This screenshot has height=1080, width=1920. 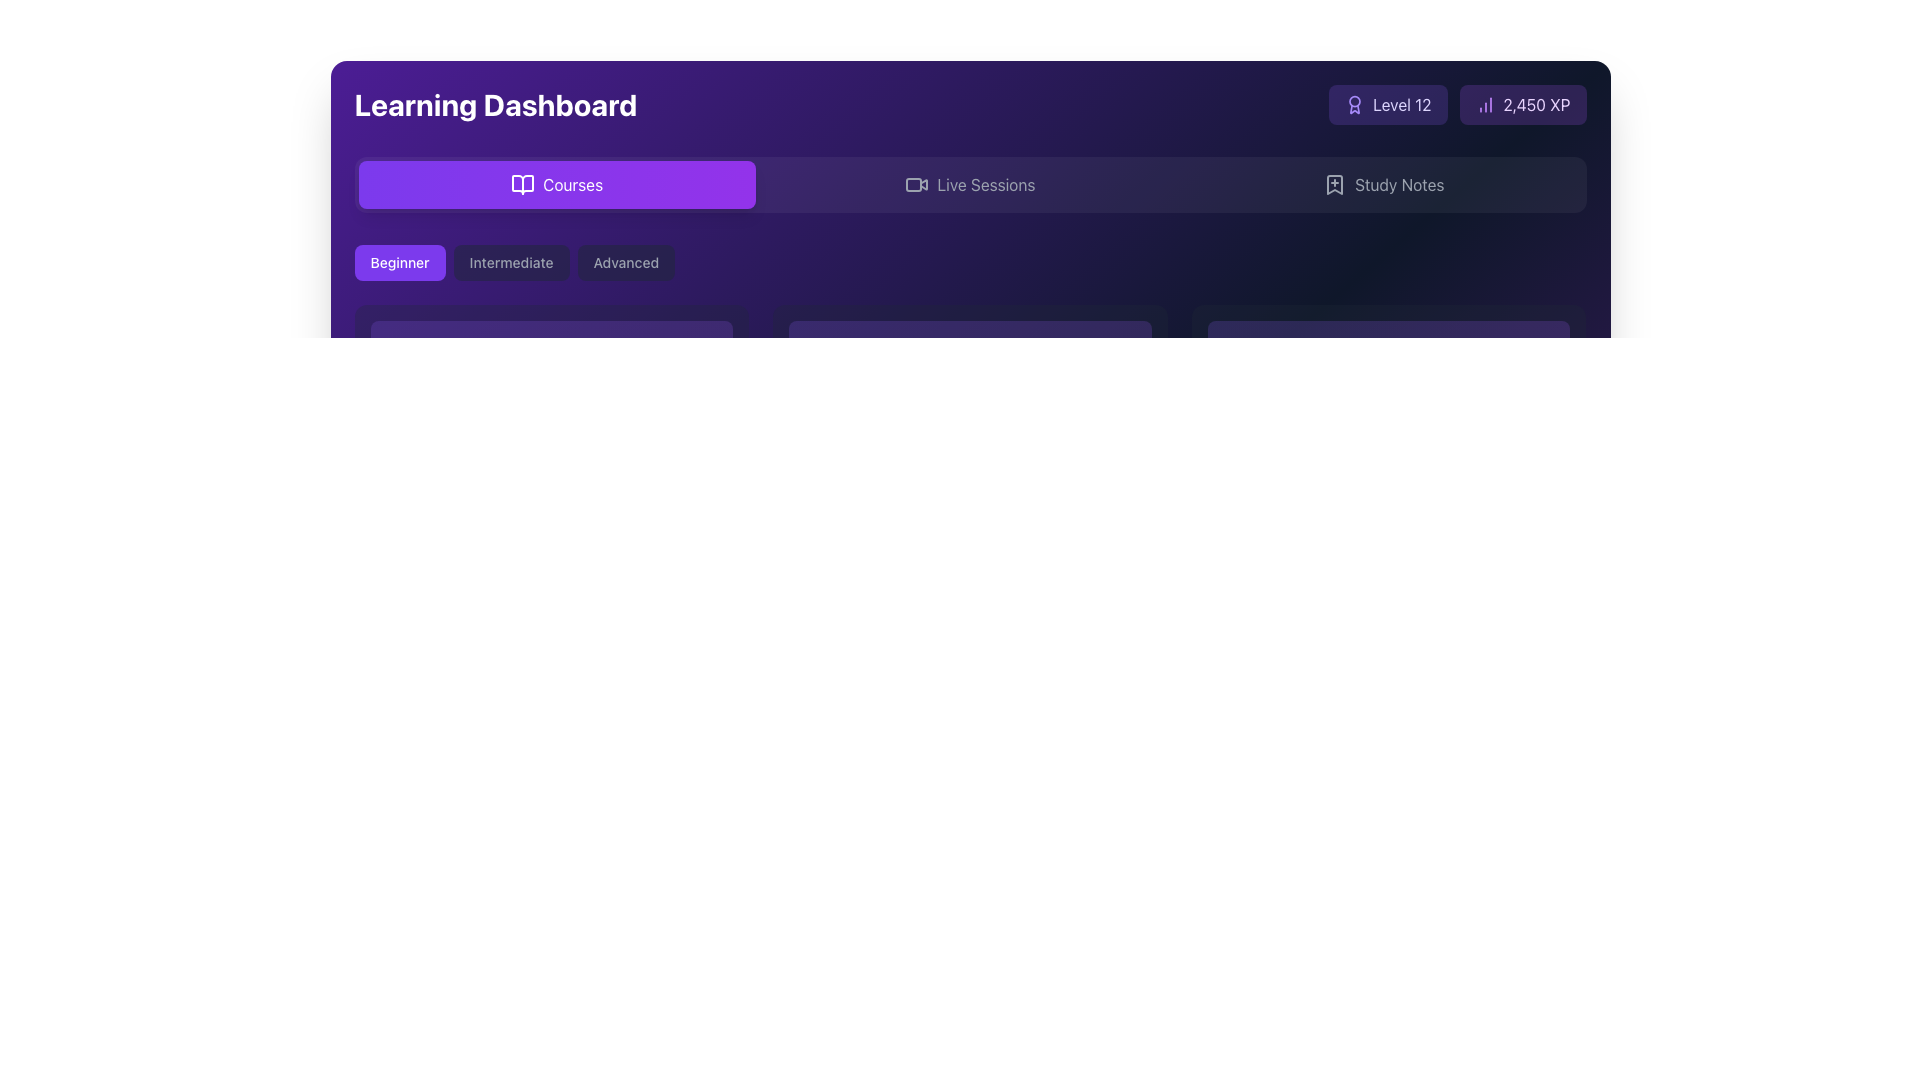 I want to click on the circular shape representing a sub-component of the award icon located at the top-right corner of the interface, just to the left of the 'Level 12' label, so click(x=1355, y=101).